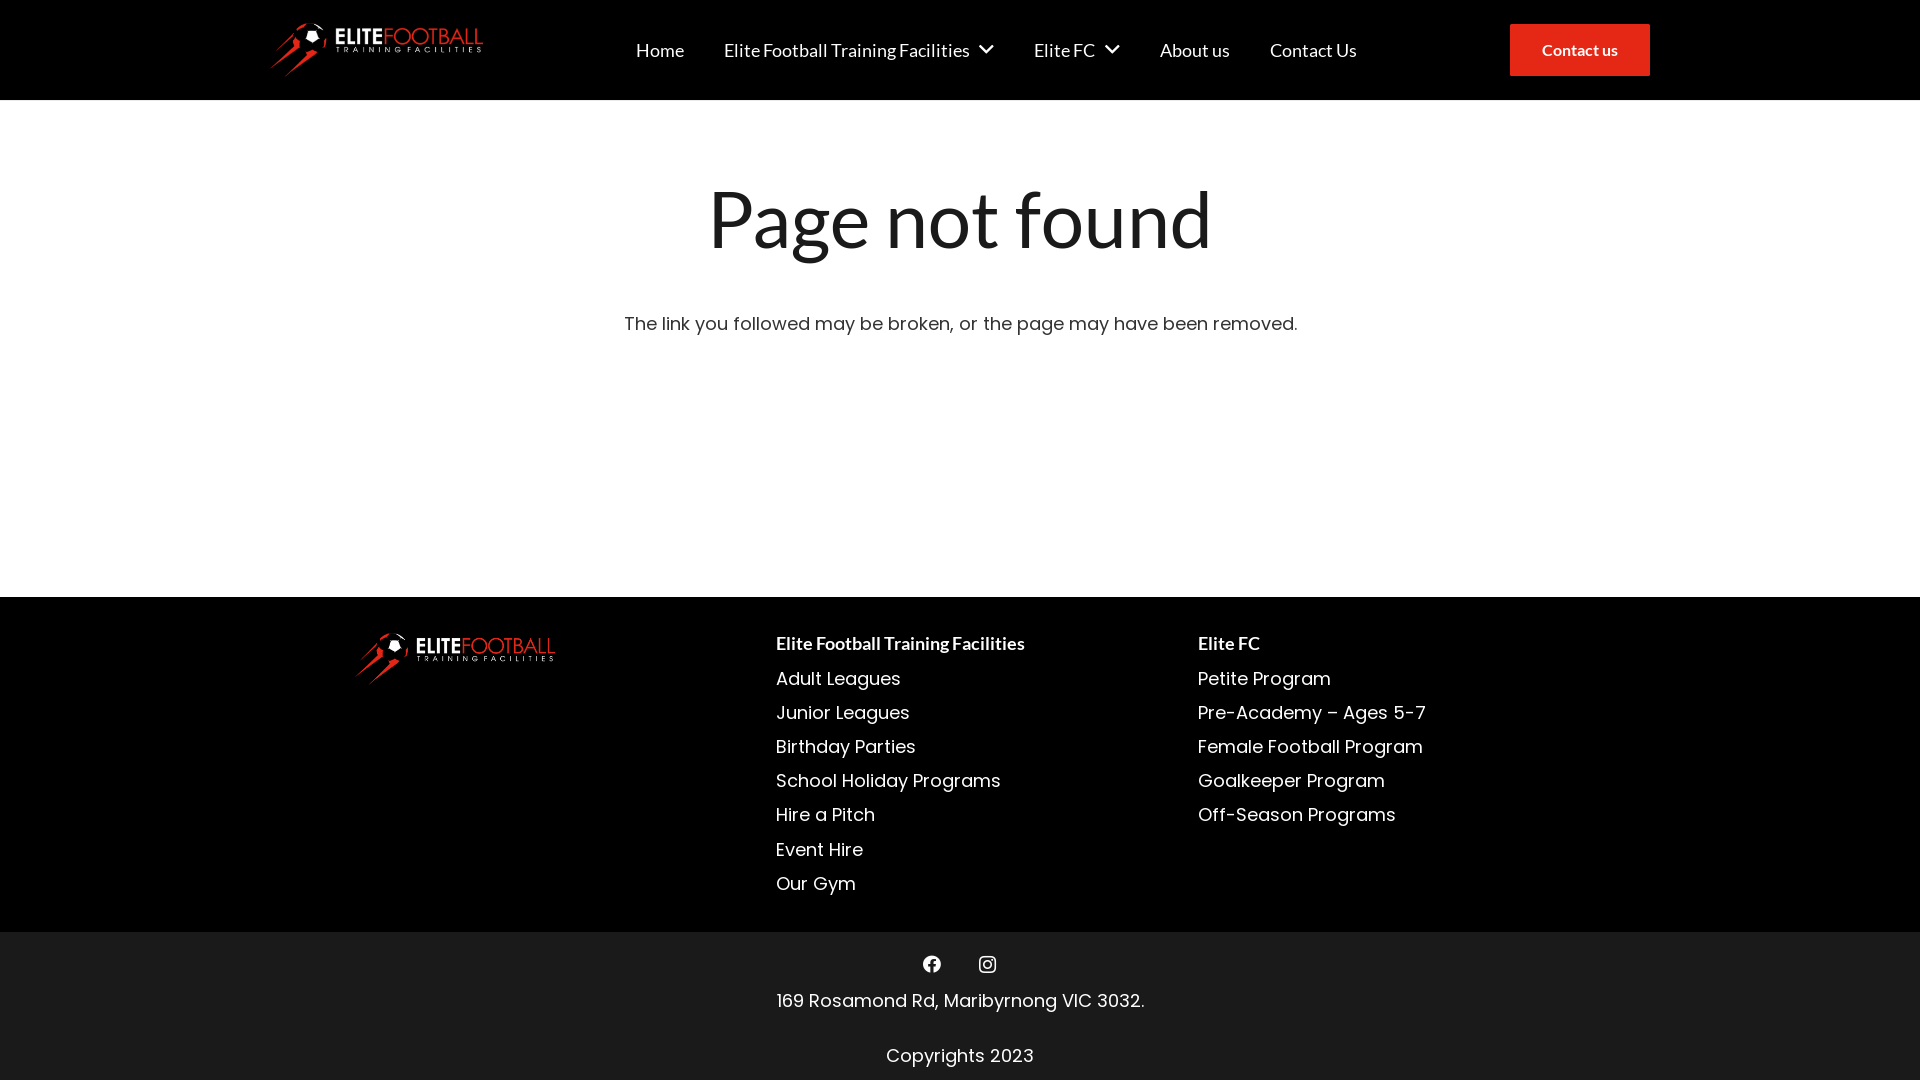 The image size is (1920, 1080). What do you see at coordinates (1075, 49) in the screenshot?
I see `'Elite FC'` at bounding box center [1075, 49].